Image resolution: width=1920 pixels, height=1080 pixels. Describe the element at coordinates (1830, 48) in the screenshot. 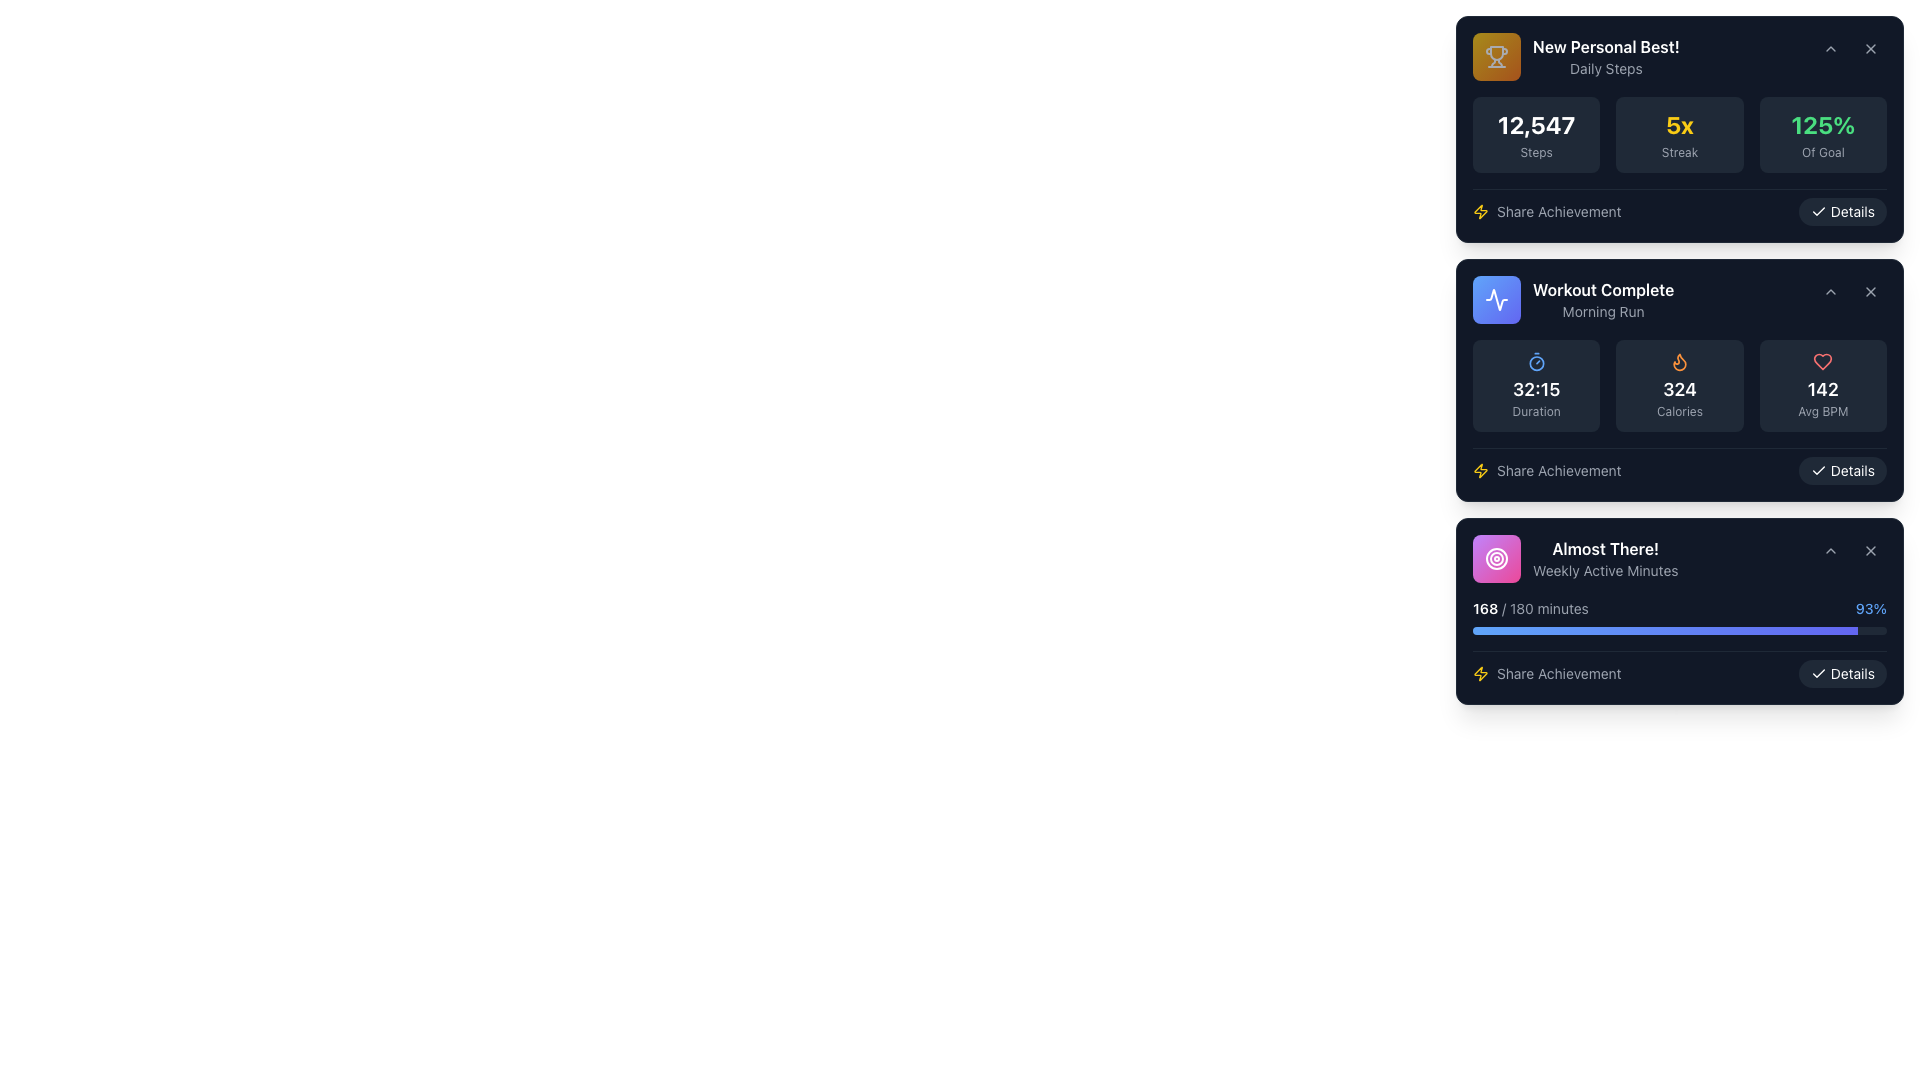

I see `the collapsible button located at the top-right corner of the 'New Personal Best!' module` at that location.